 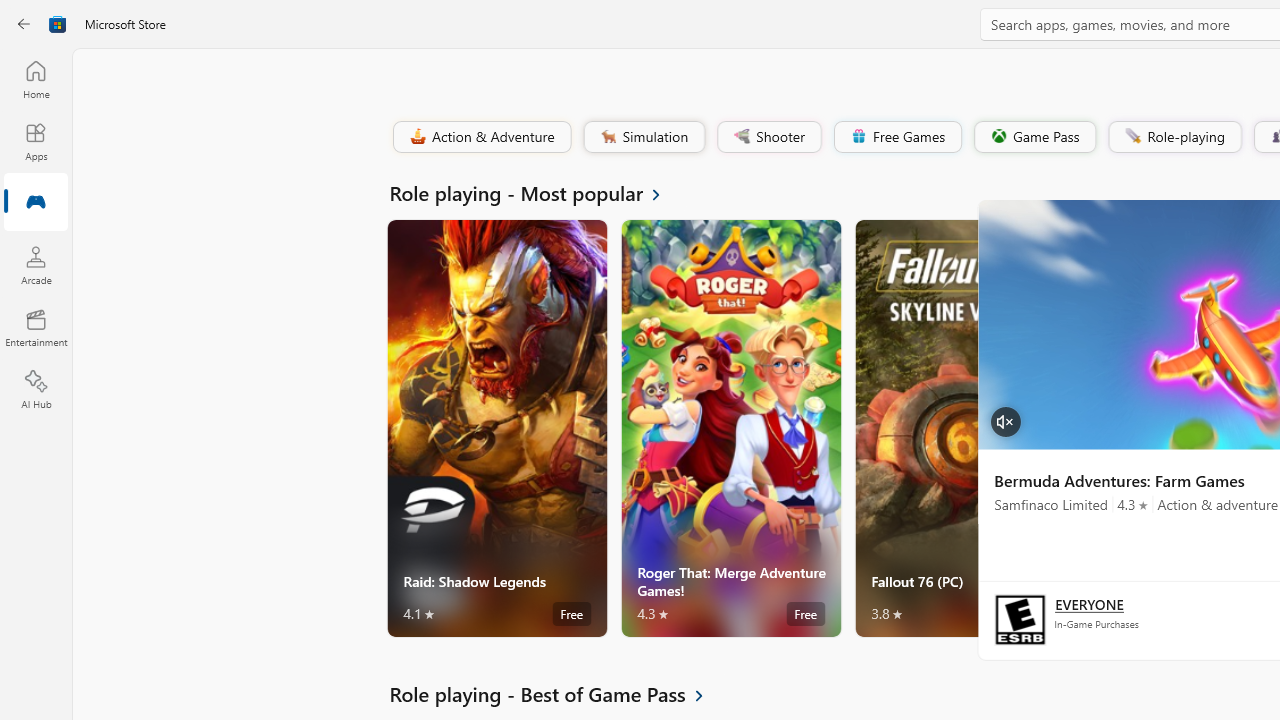 I want to click on 'AI Hub', so click(x=35, y=390).